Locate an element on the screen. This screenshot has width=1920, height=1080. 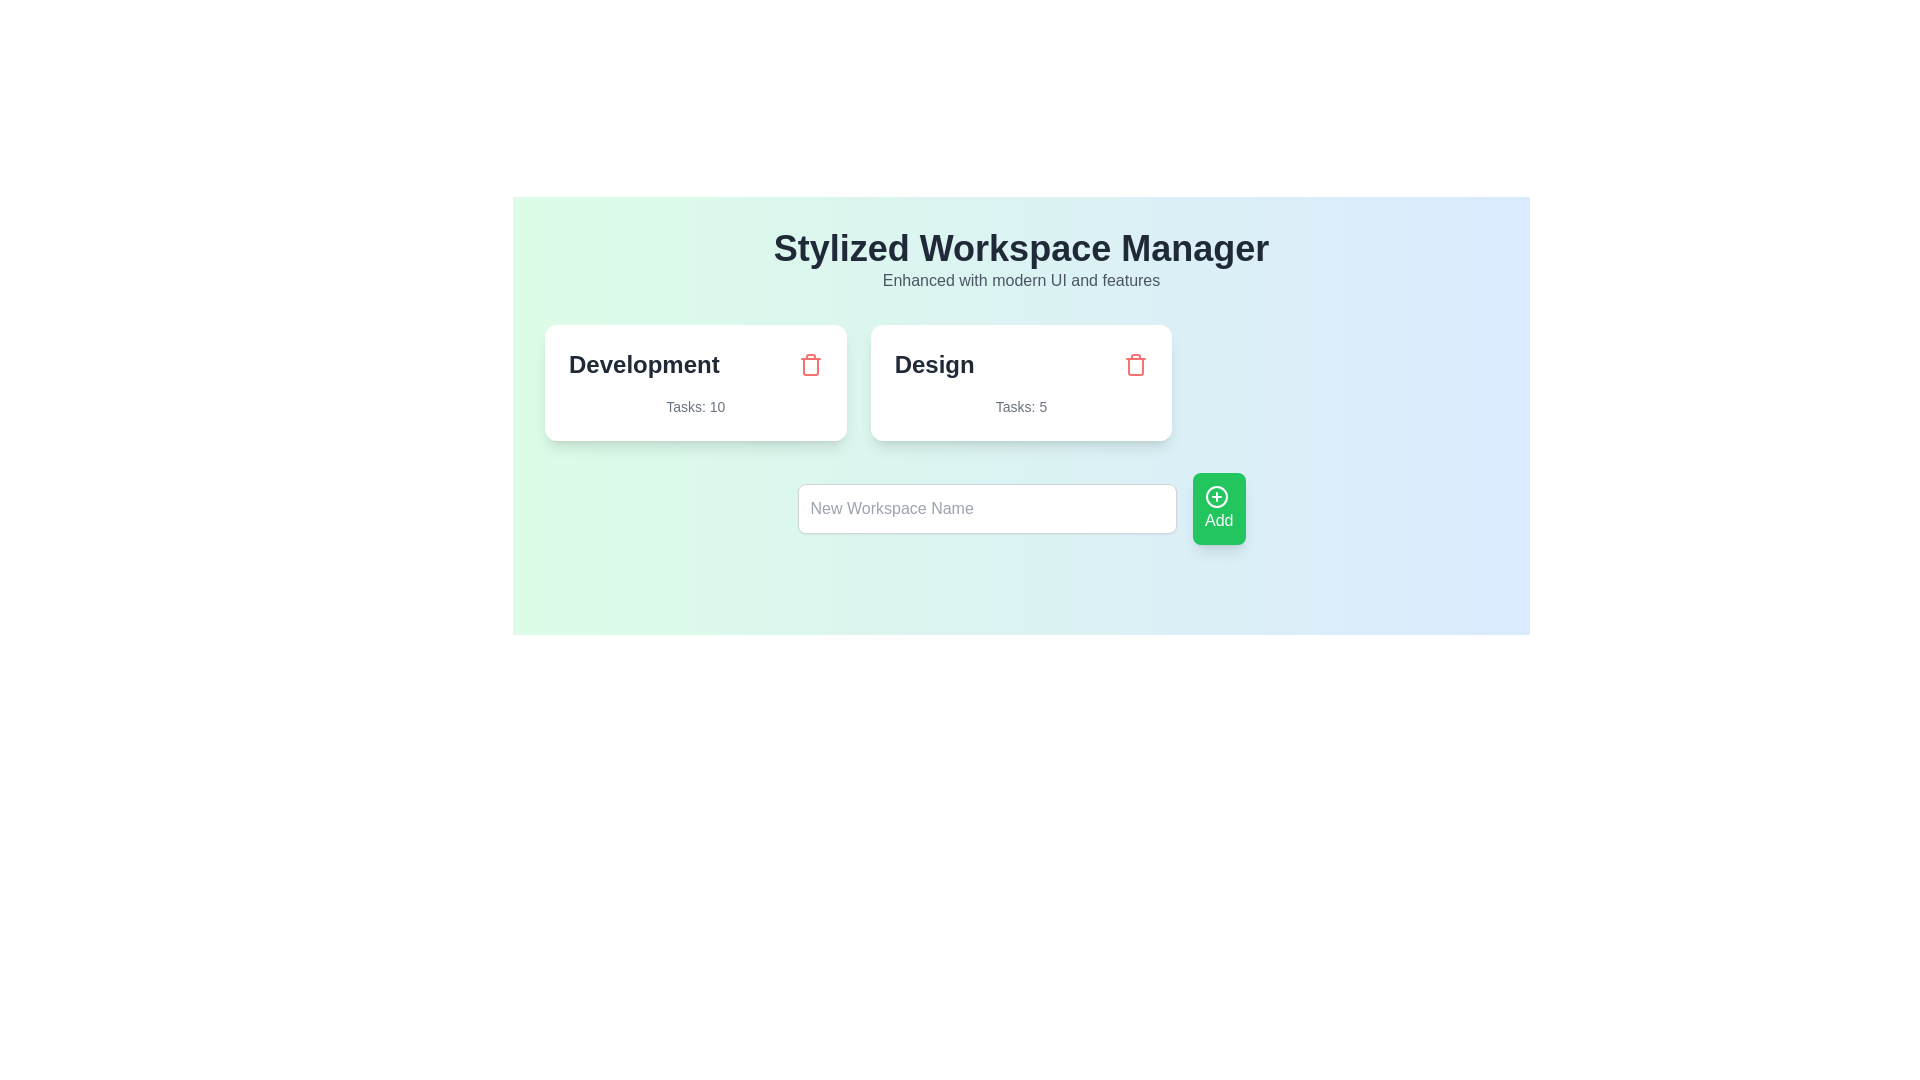
the text element displaying 'Enhanced with modern UI and features', which is styled in light gray and located directly below the title 'Stylized Workspace Manager' is located at coordinates (1021, 281).